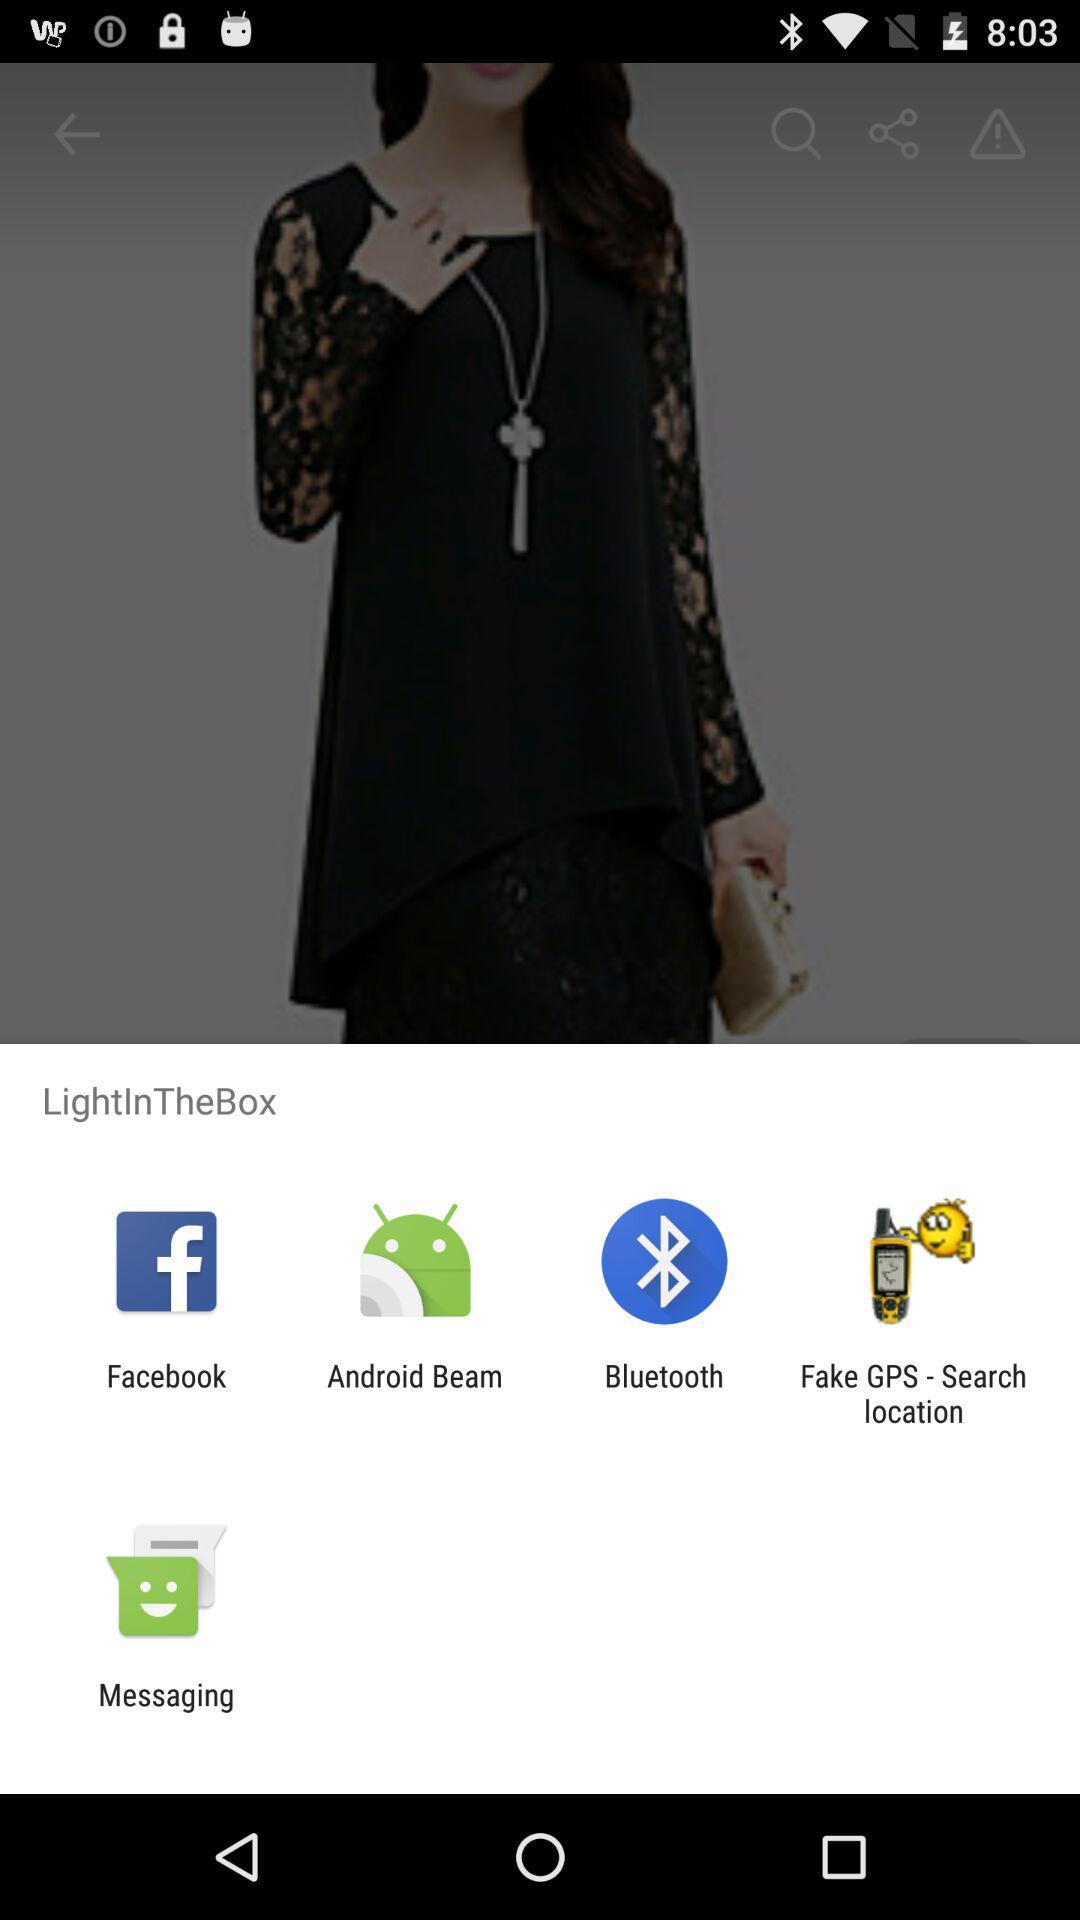 This screenshot has width=1080, height=1920. Describe the element at coordinates (165, 1392) in the screenshot. I see `facebook app` at that location.